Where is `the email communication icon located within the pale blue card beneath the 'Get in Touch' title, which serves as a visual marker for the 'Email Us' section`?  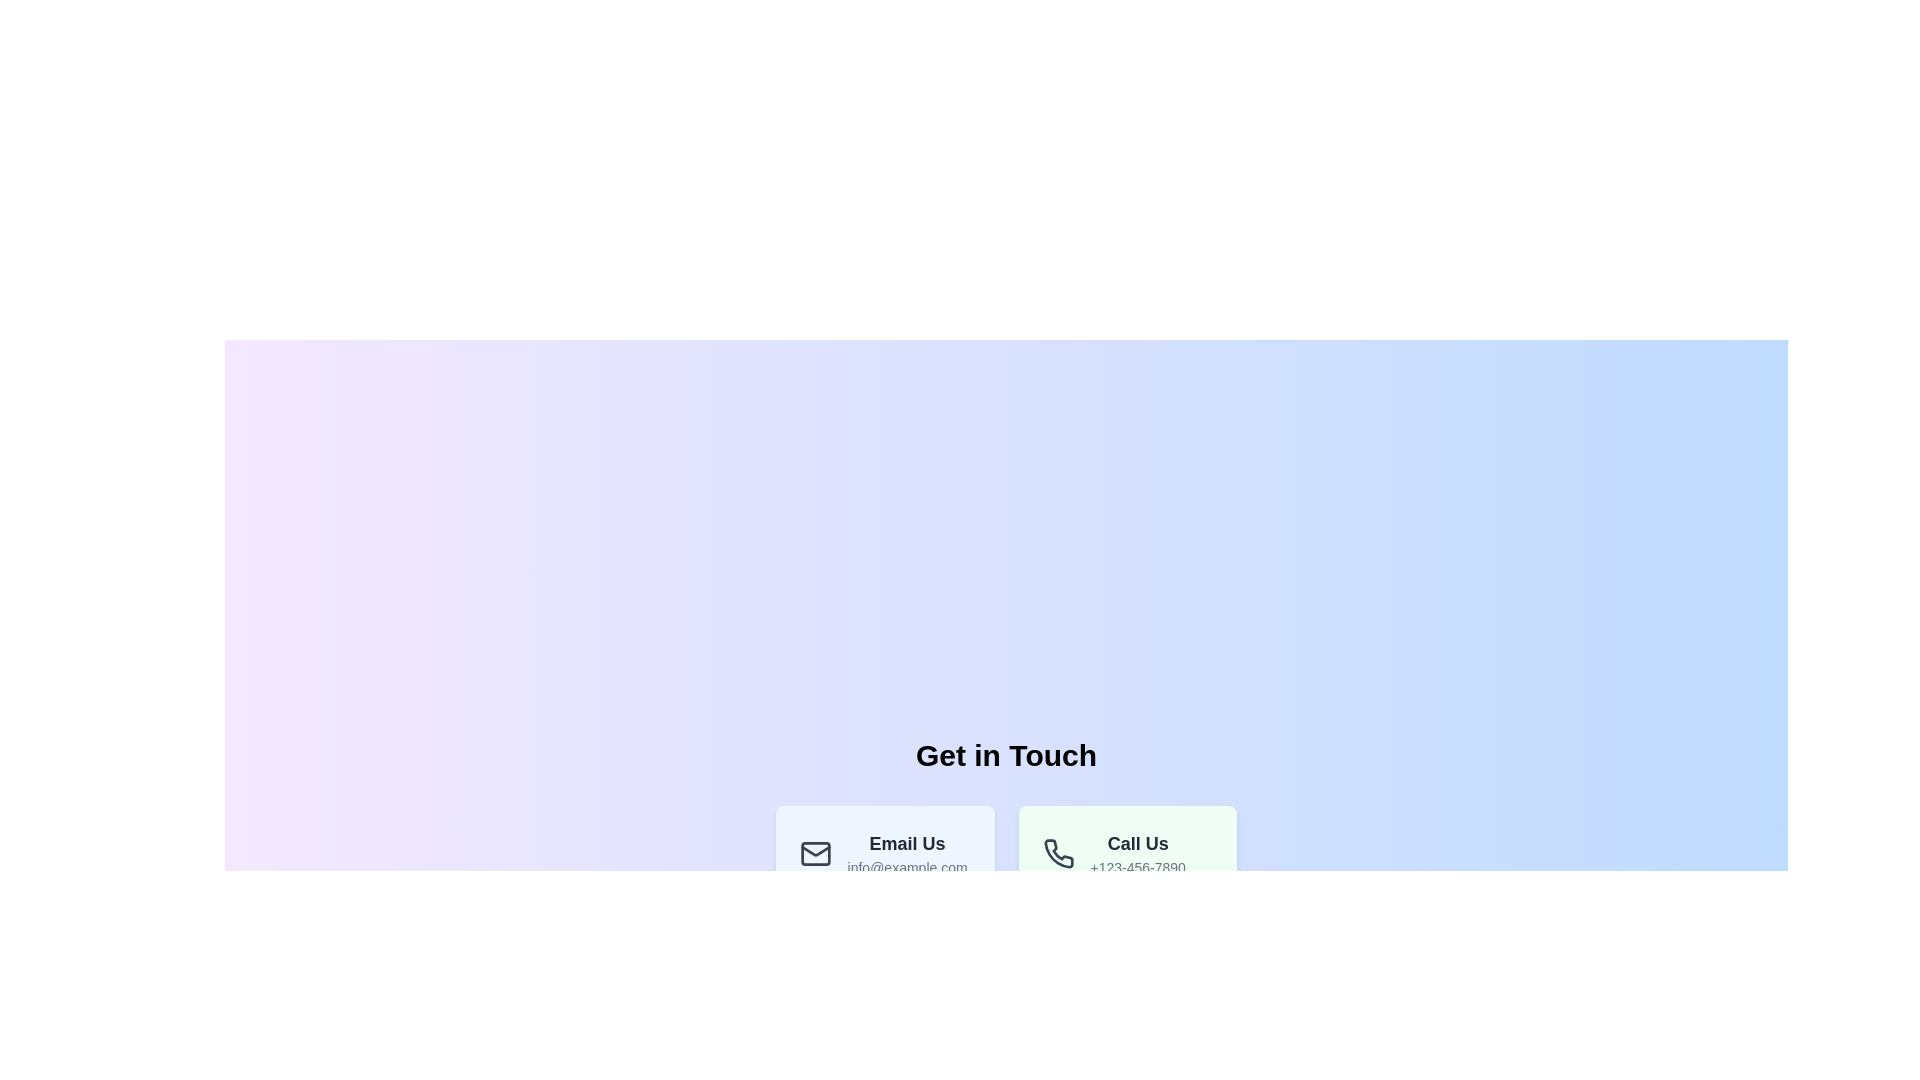 the email communication icon located within the pale blue card beneath the 'Get in Touch' title, which serves as a visual marker for the 'Email Us' section is located at coordinates (815, 853).